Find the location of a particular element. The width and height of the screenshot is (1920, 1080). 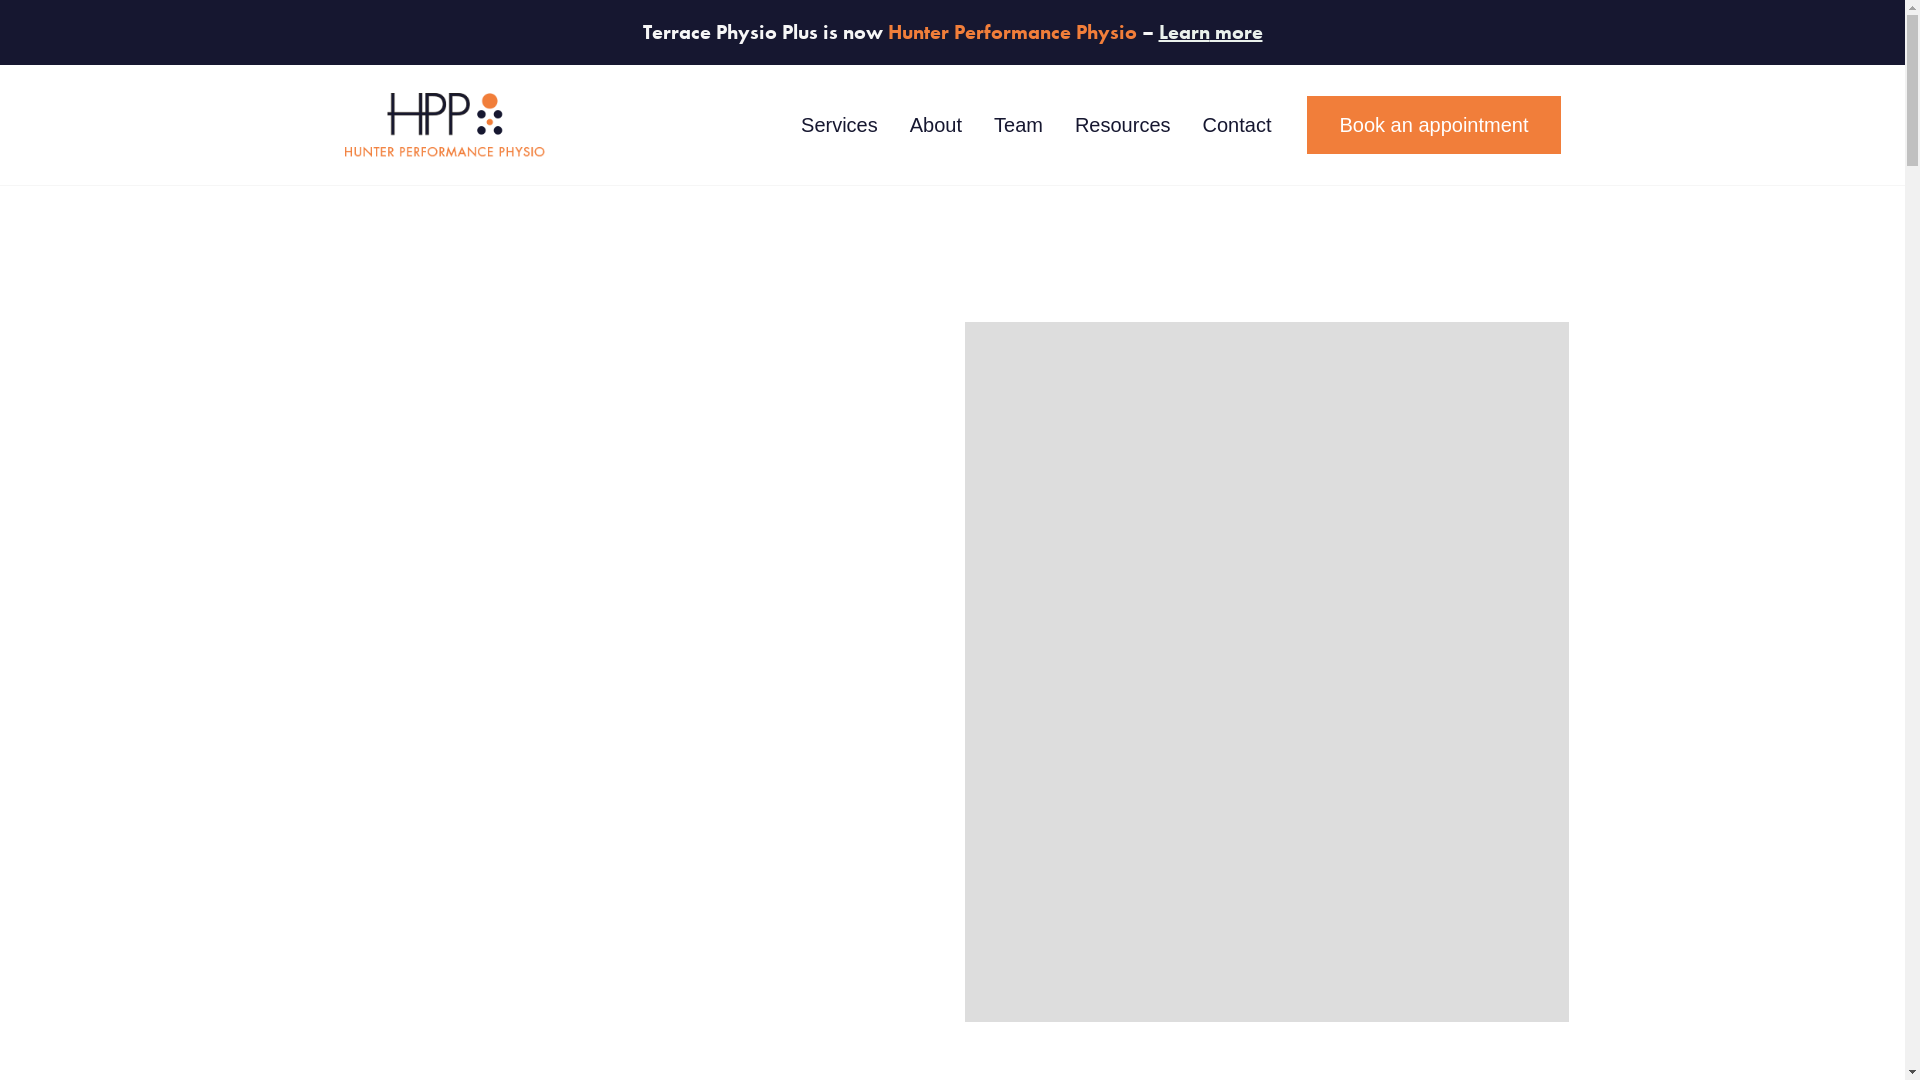

'About' is located at coordinates (892, 125).